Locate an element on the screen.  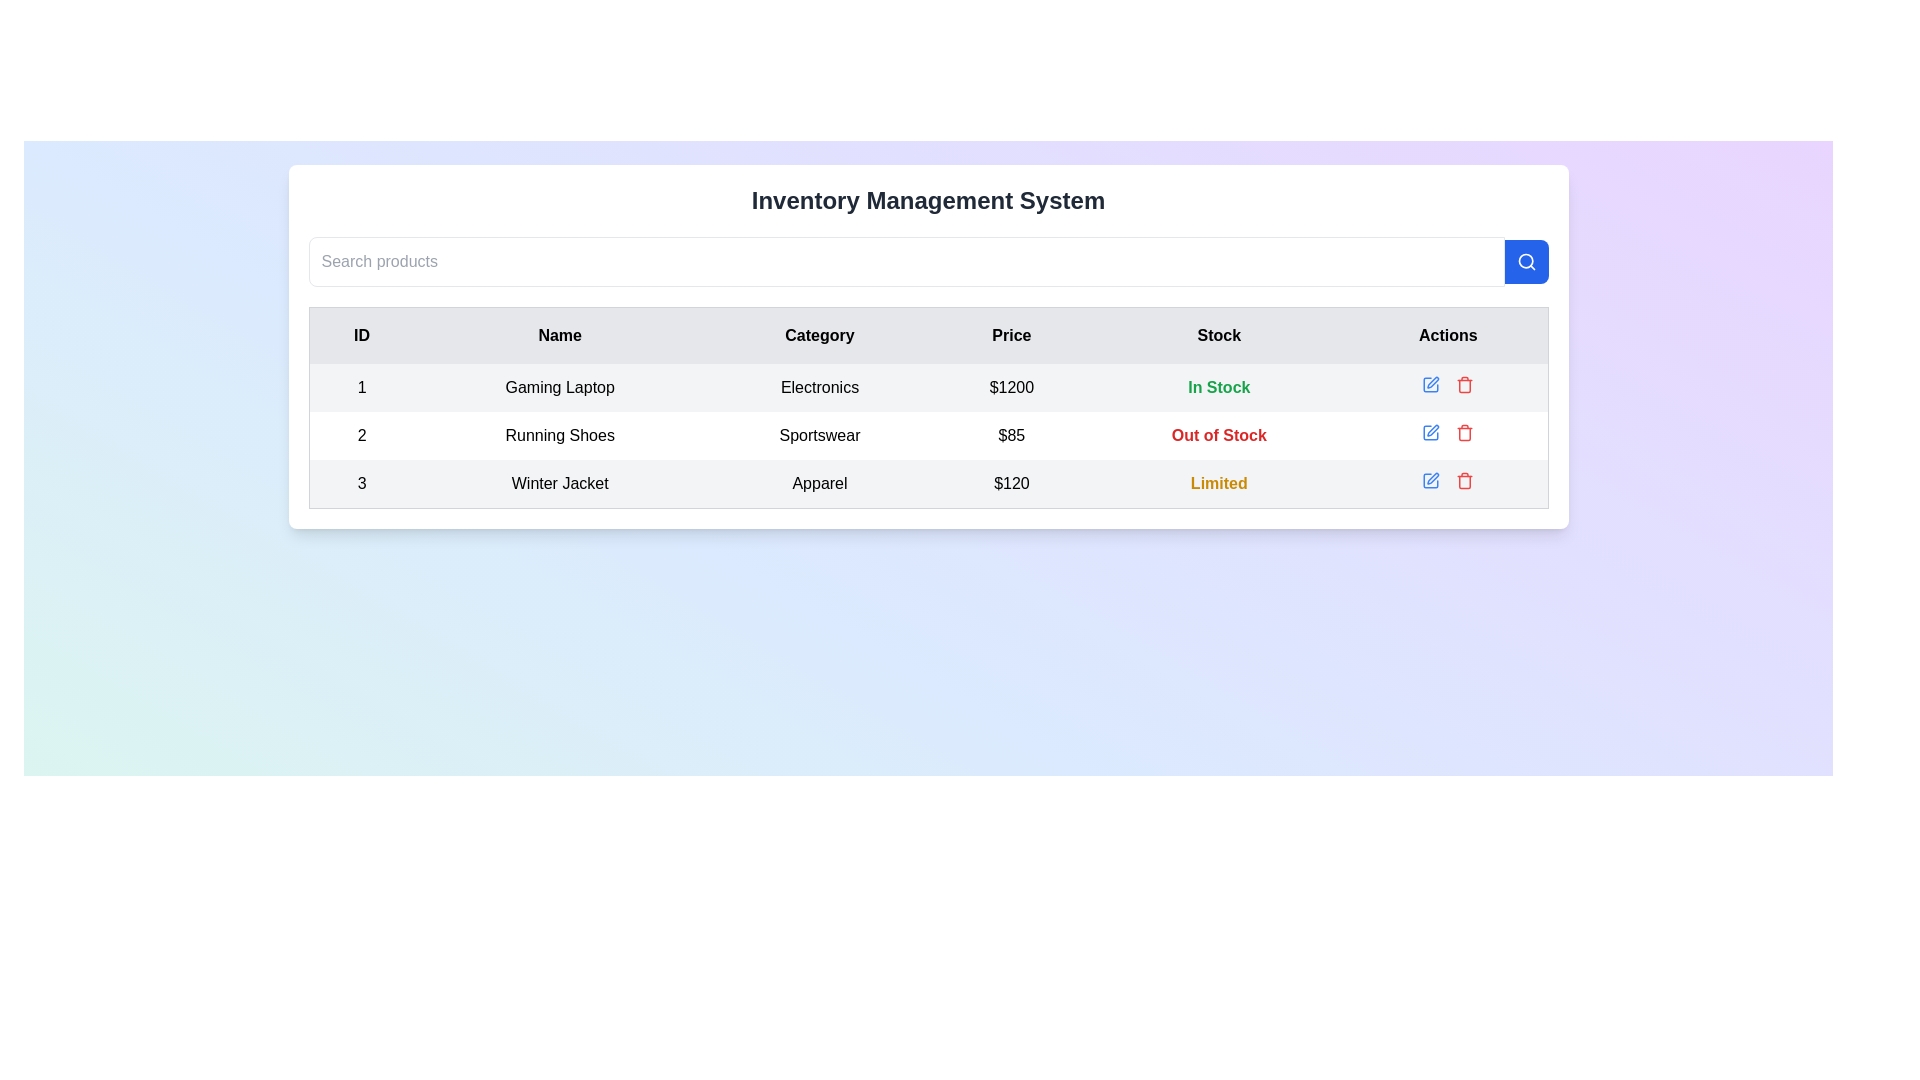
the Table Header for the 'ID' column, which is the first header in the table, located at the top-left corner of the table is located at coordinates (361, 334).